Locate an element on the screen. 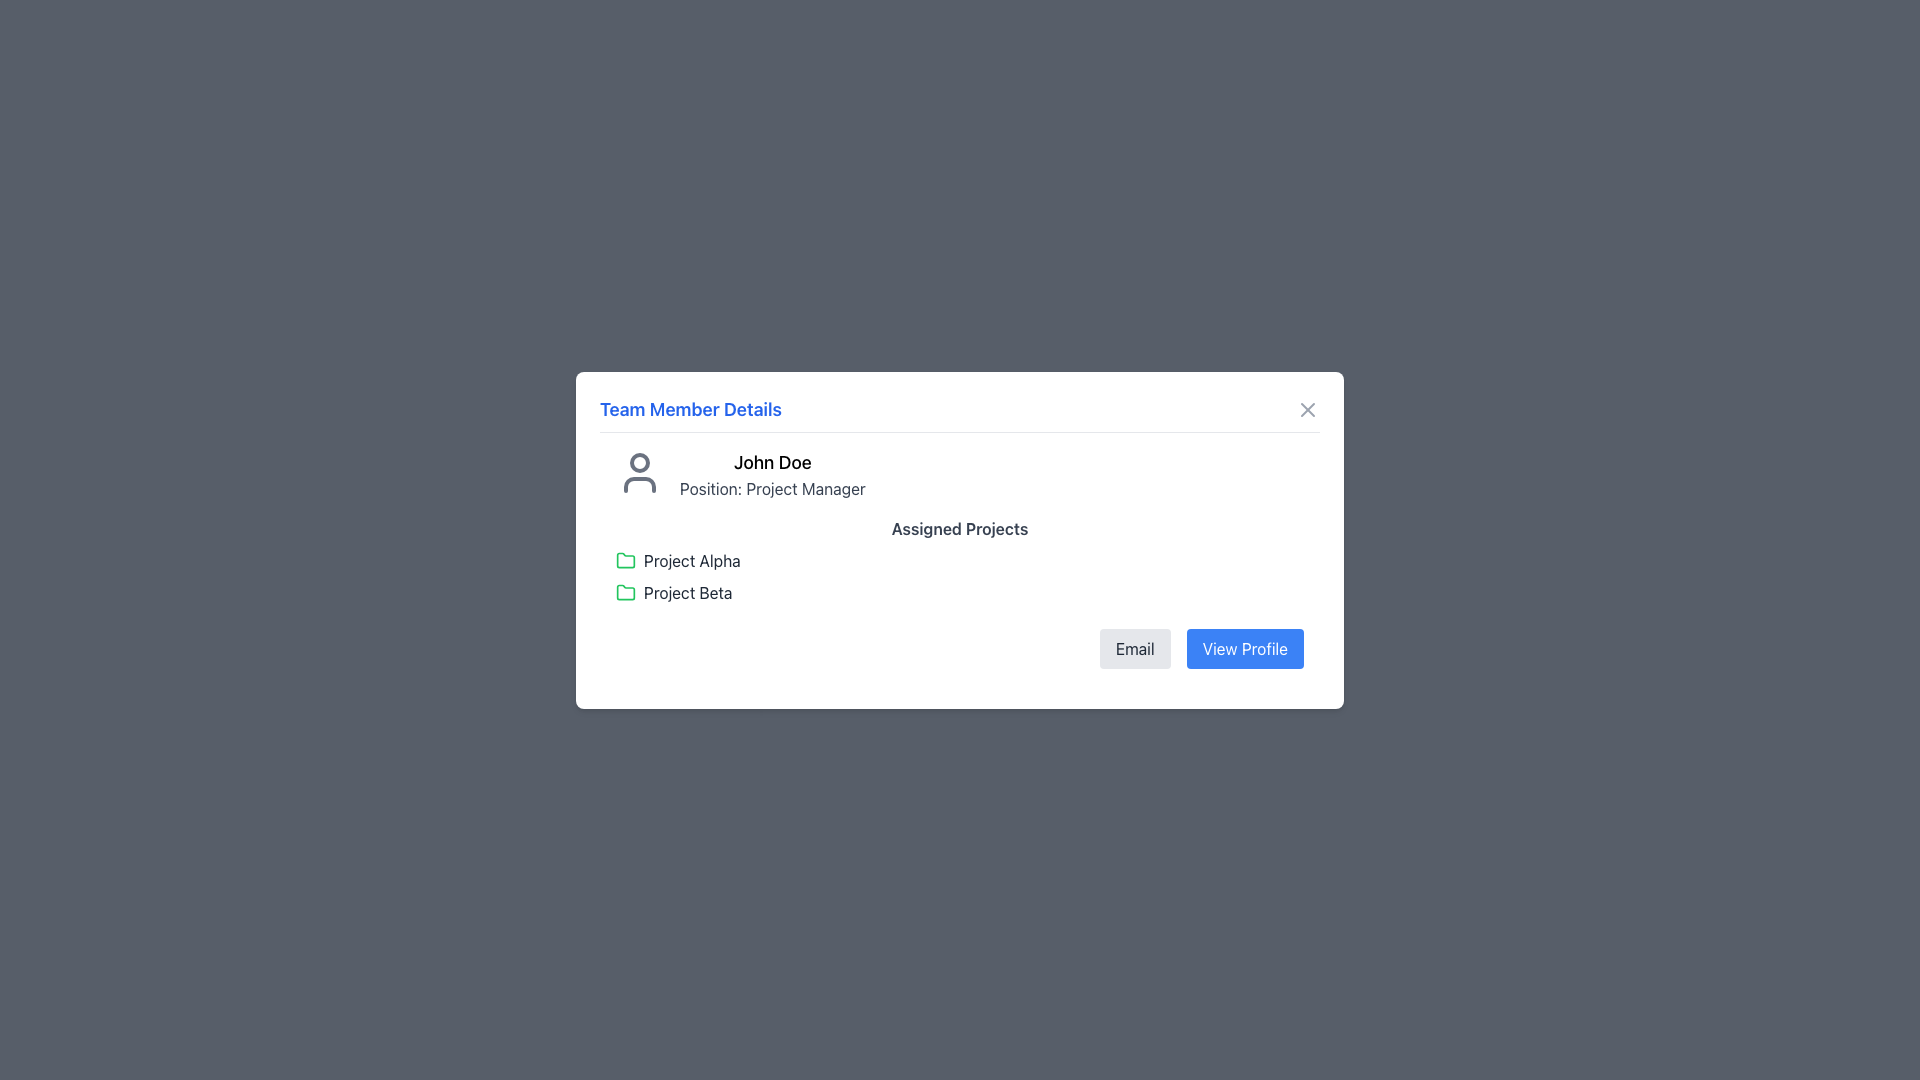  the text label 'John Doe' styled with a bold font located in the 'Team Member Details' pop-up box is located at coordinates (771, 462).